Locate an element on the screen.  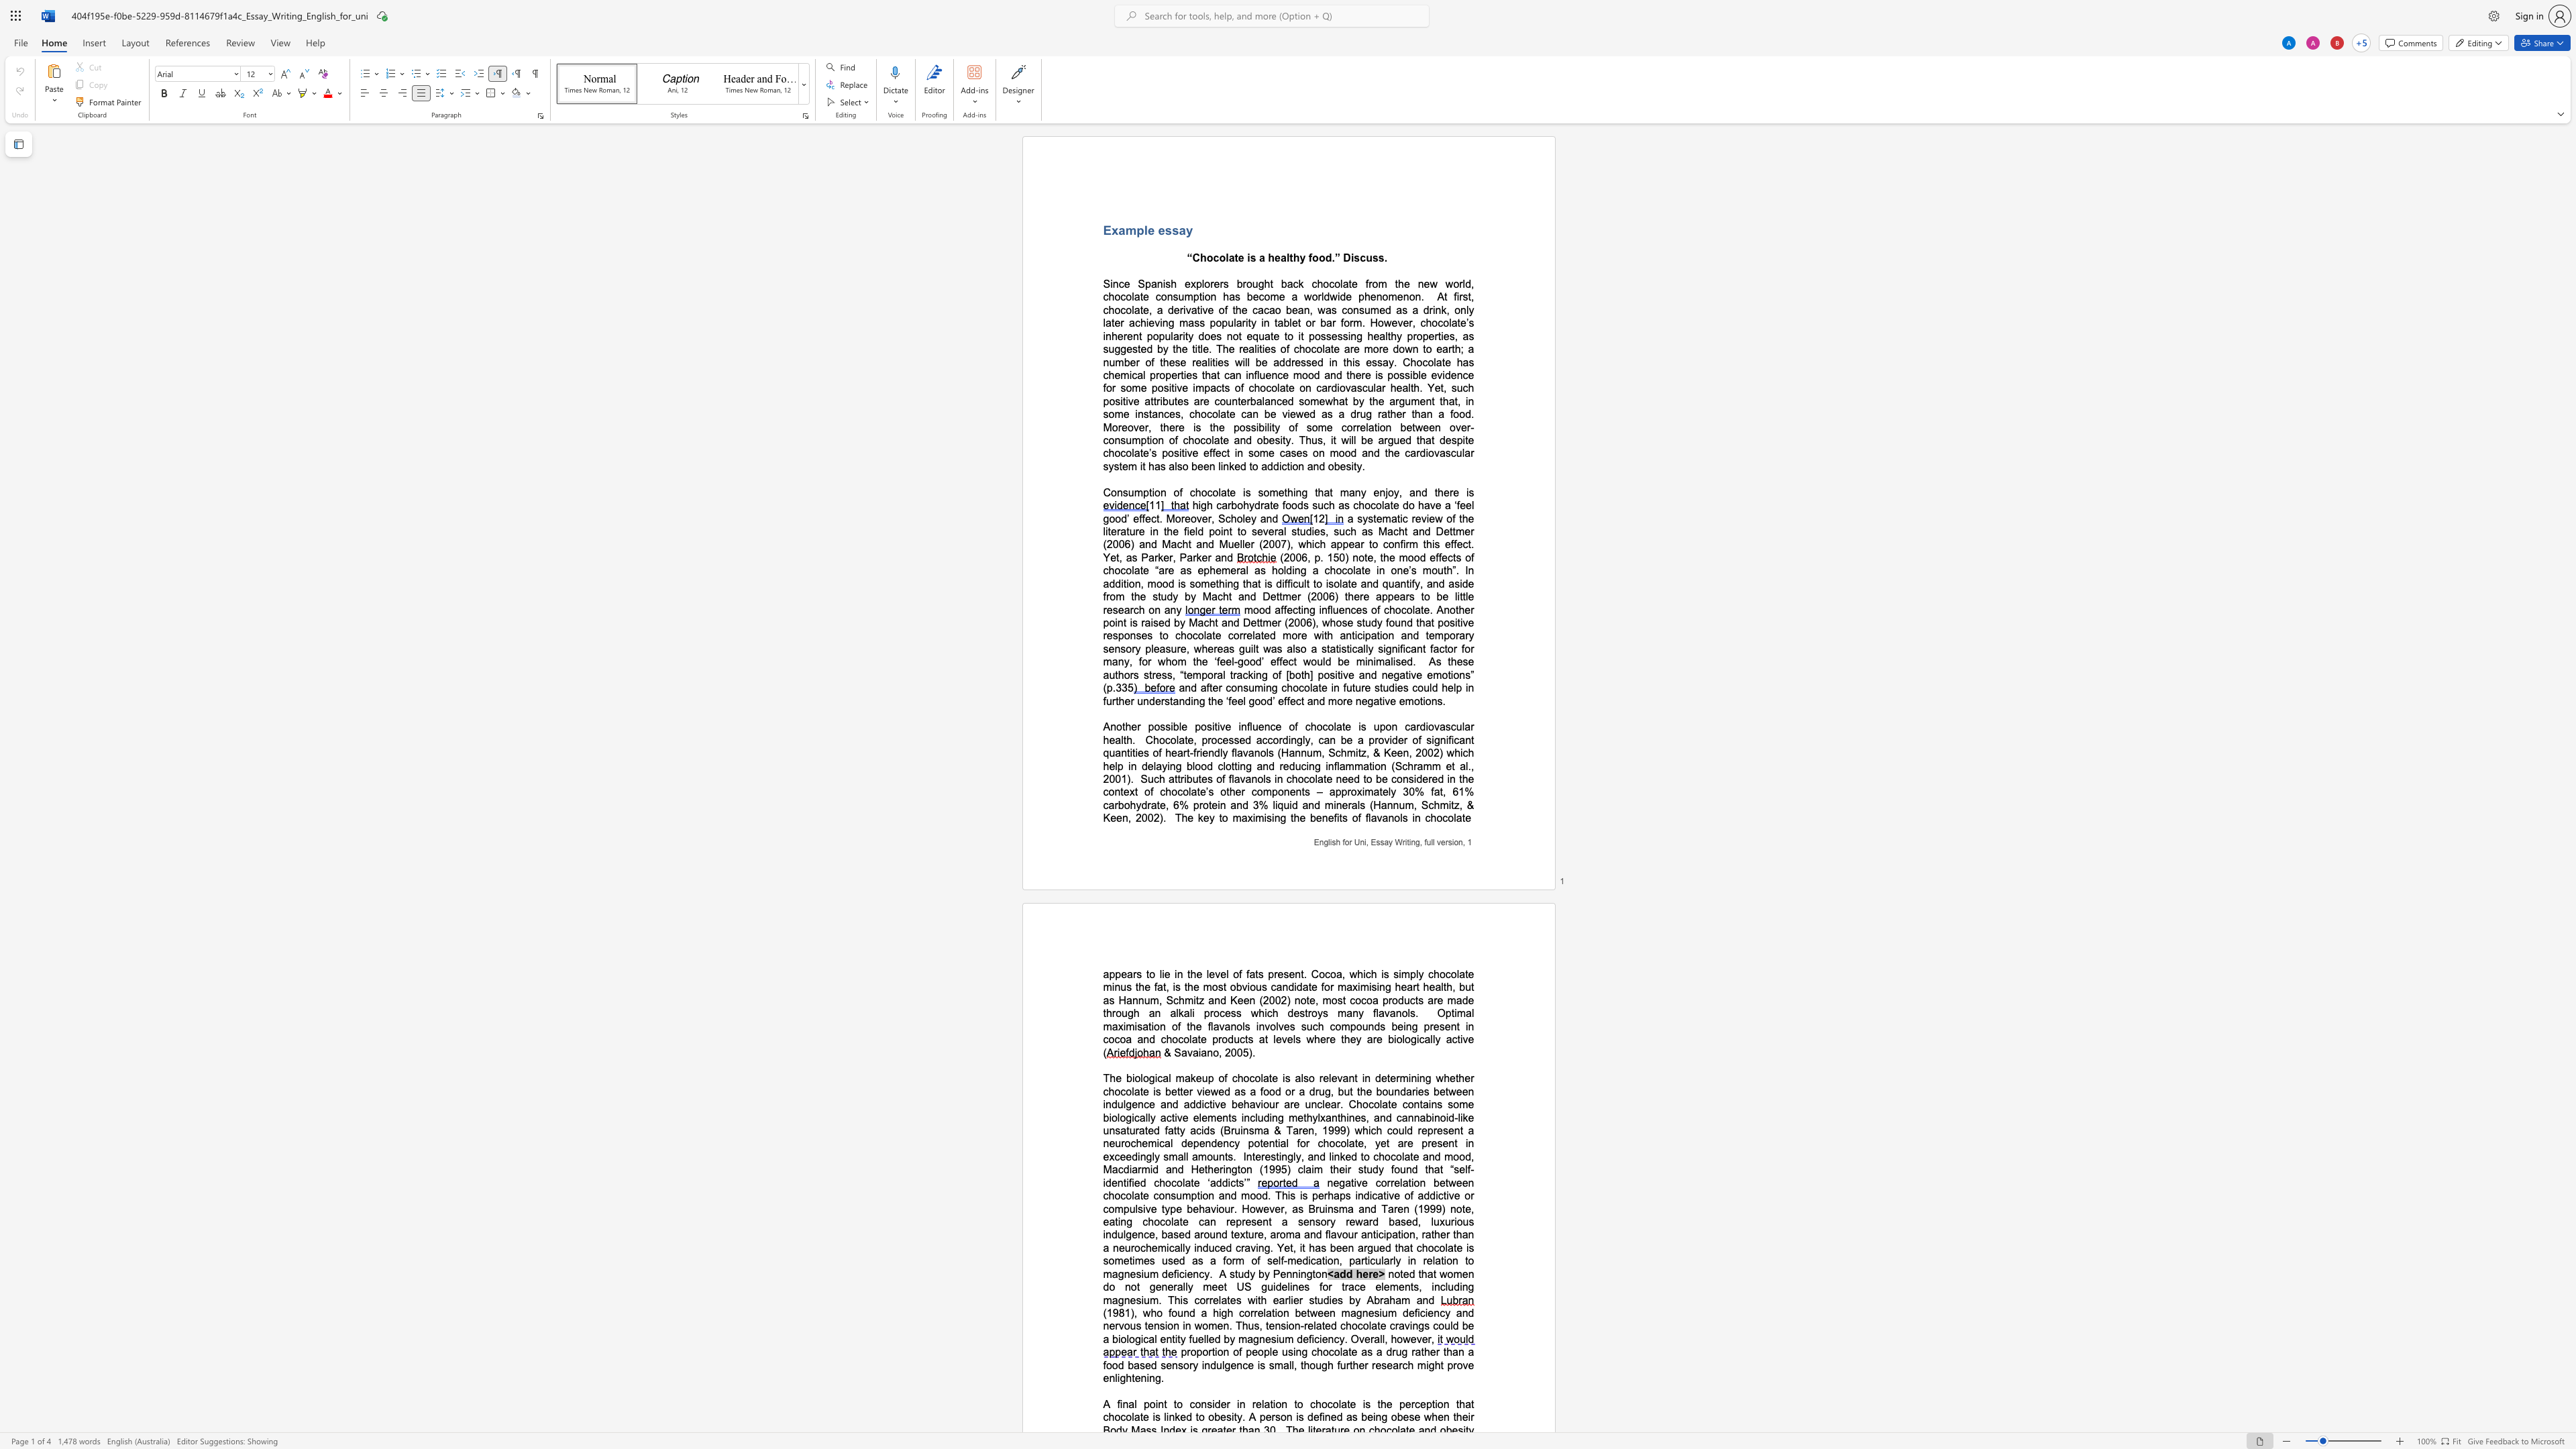
the space between the continuous character "i" and "t" in the text is located at coordinates (1450, 805).